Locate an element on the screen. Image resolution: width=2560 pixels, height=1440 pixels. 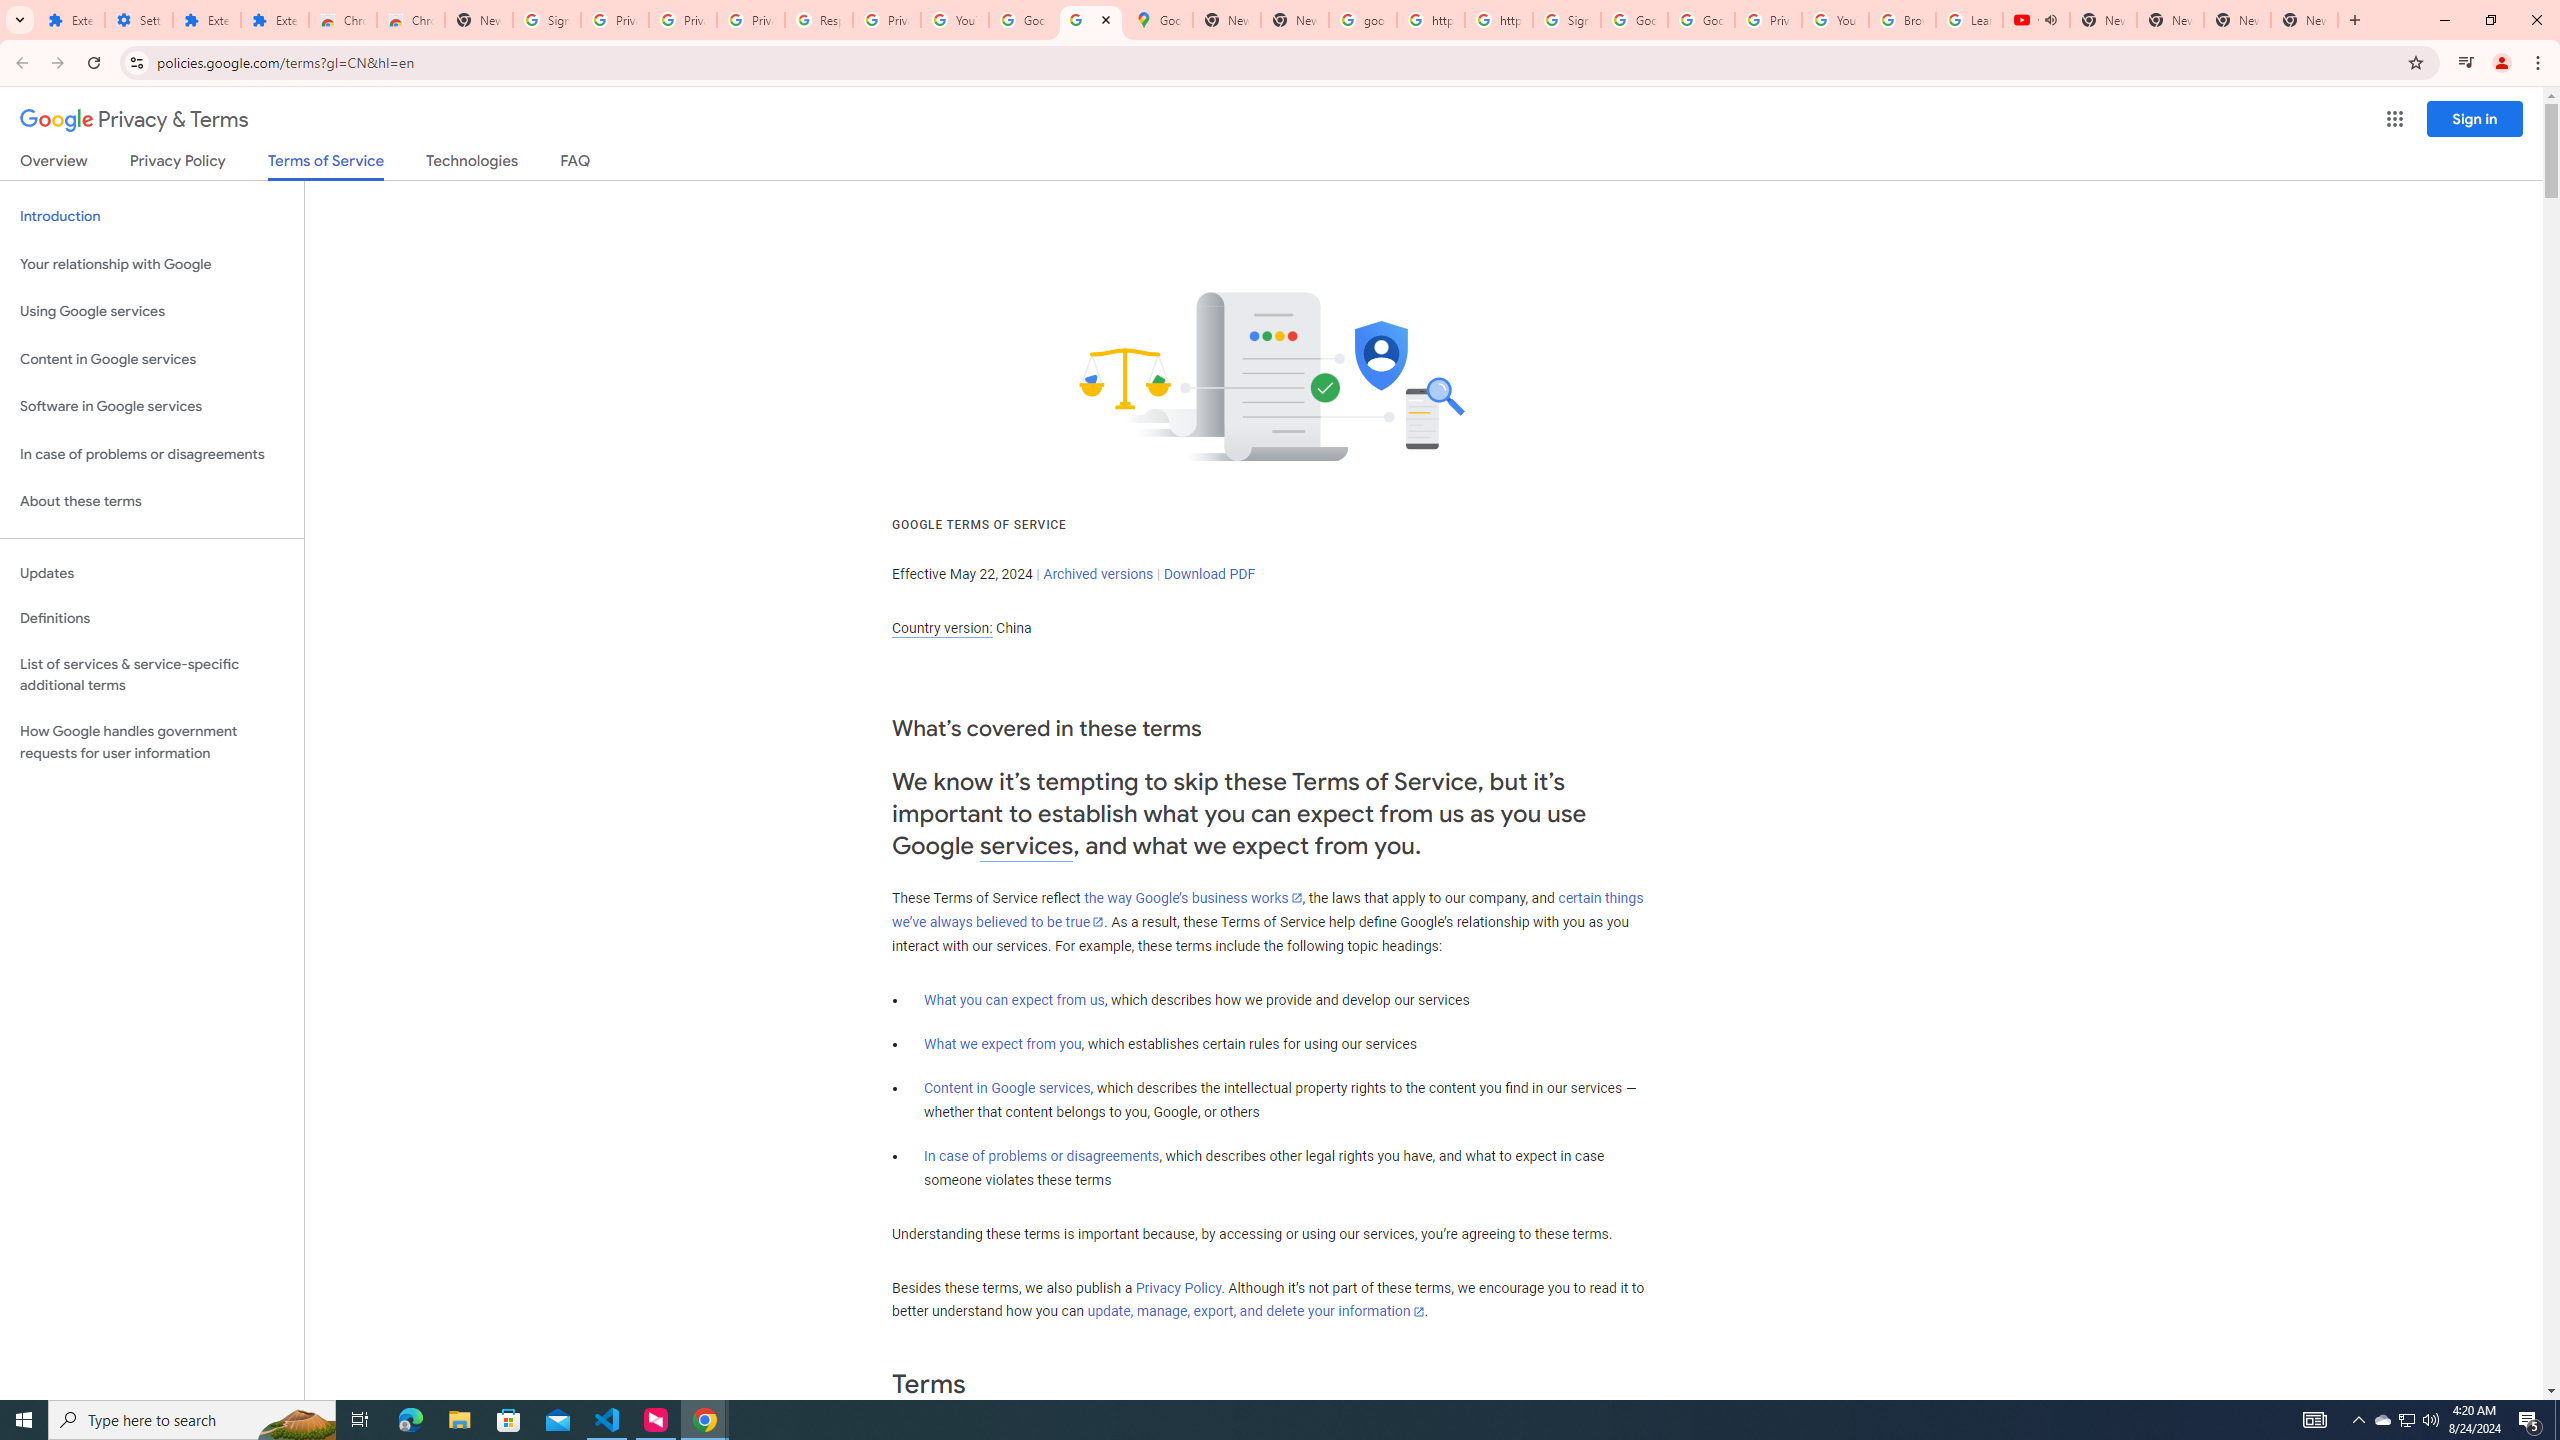
'services' is located at coordinates (1026, 846).